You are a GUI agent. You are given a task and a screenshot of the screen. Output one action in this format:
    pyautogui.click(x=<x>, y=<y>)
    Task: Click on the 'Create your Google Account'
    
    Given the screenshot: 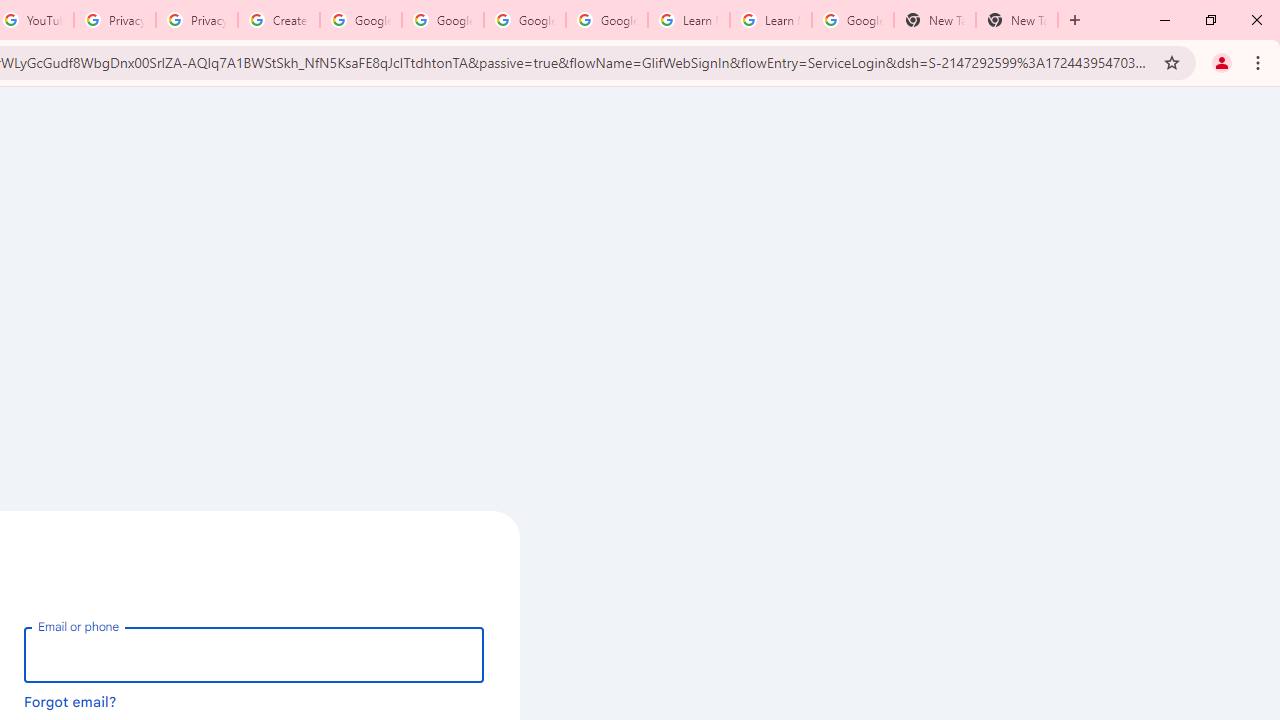 What is the action you would take?
    pyautogui.click(x=278, y=20)
    